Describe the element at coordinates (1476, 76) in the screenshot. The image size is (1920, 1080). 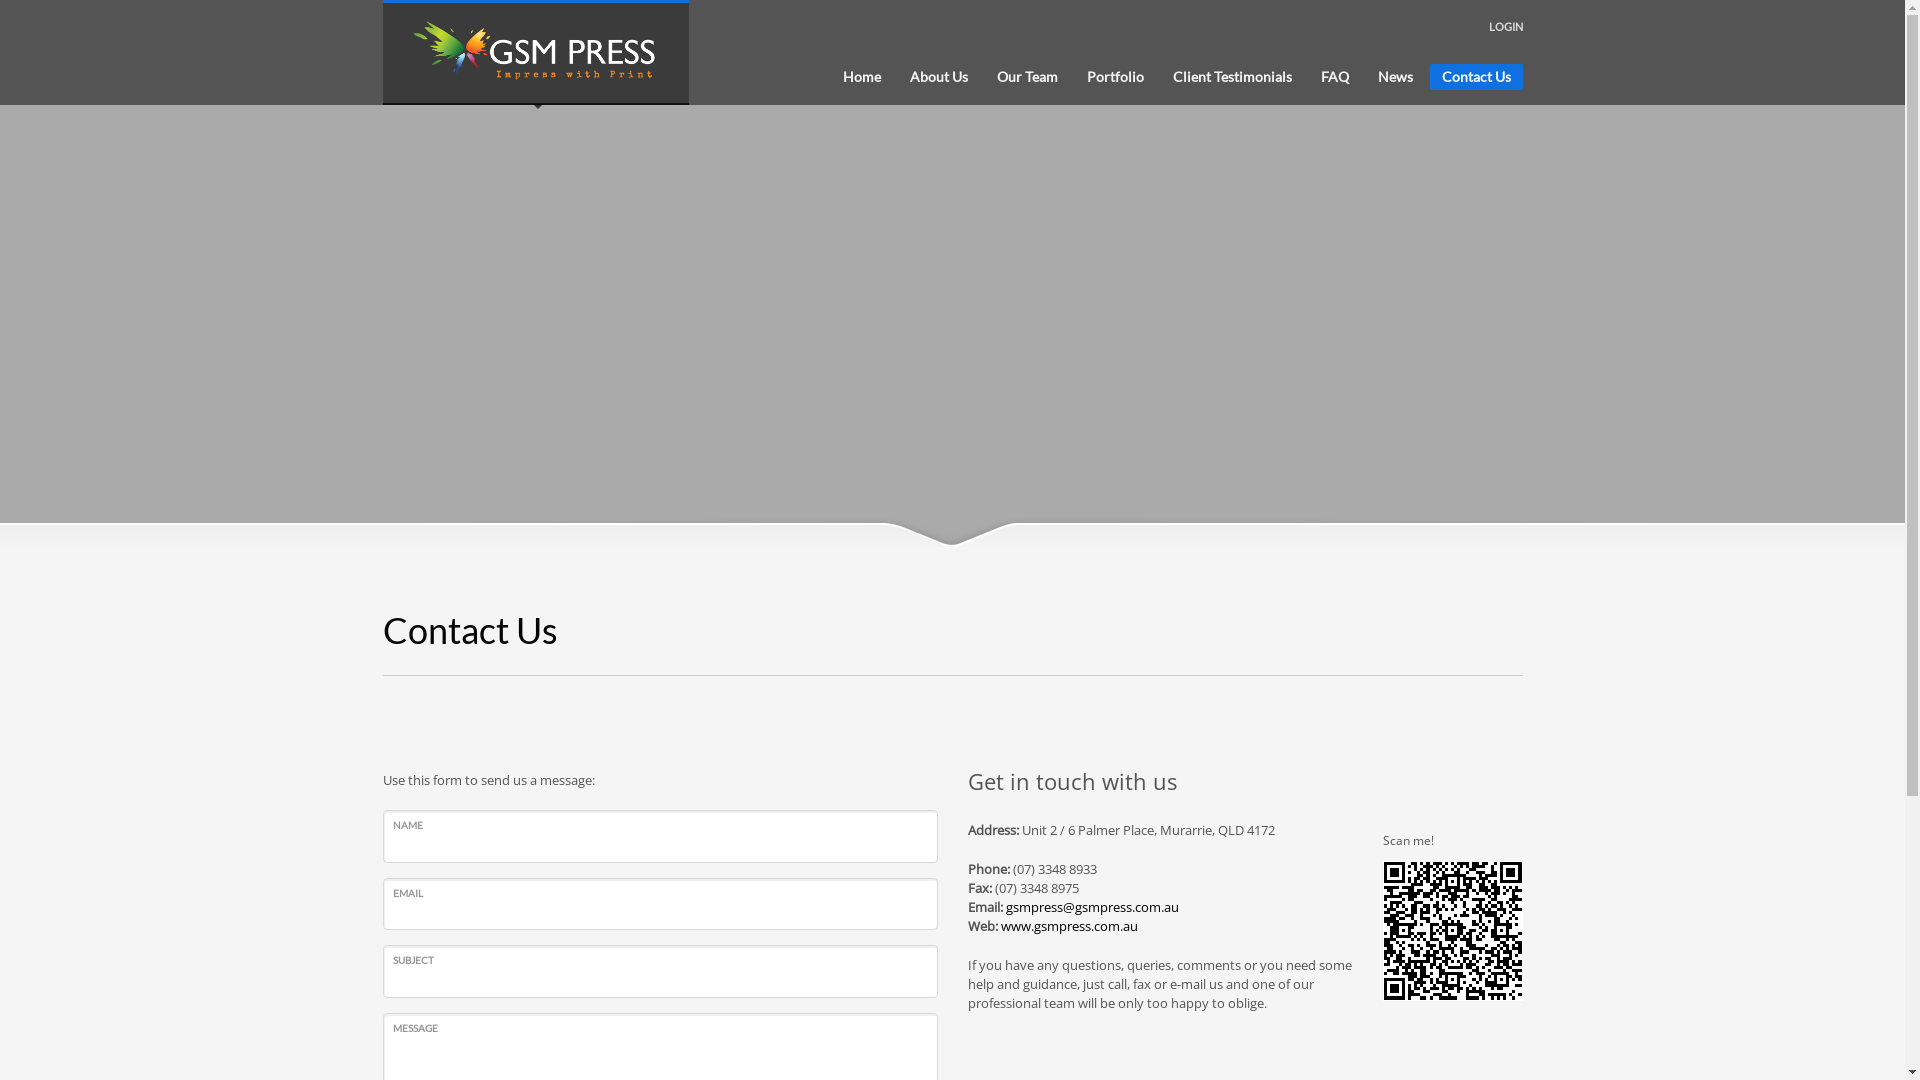
I see `'Contact Us'` at that location.